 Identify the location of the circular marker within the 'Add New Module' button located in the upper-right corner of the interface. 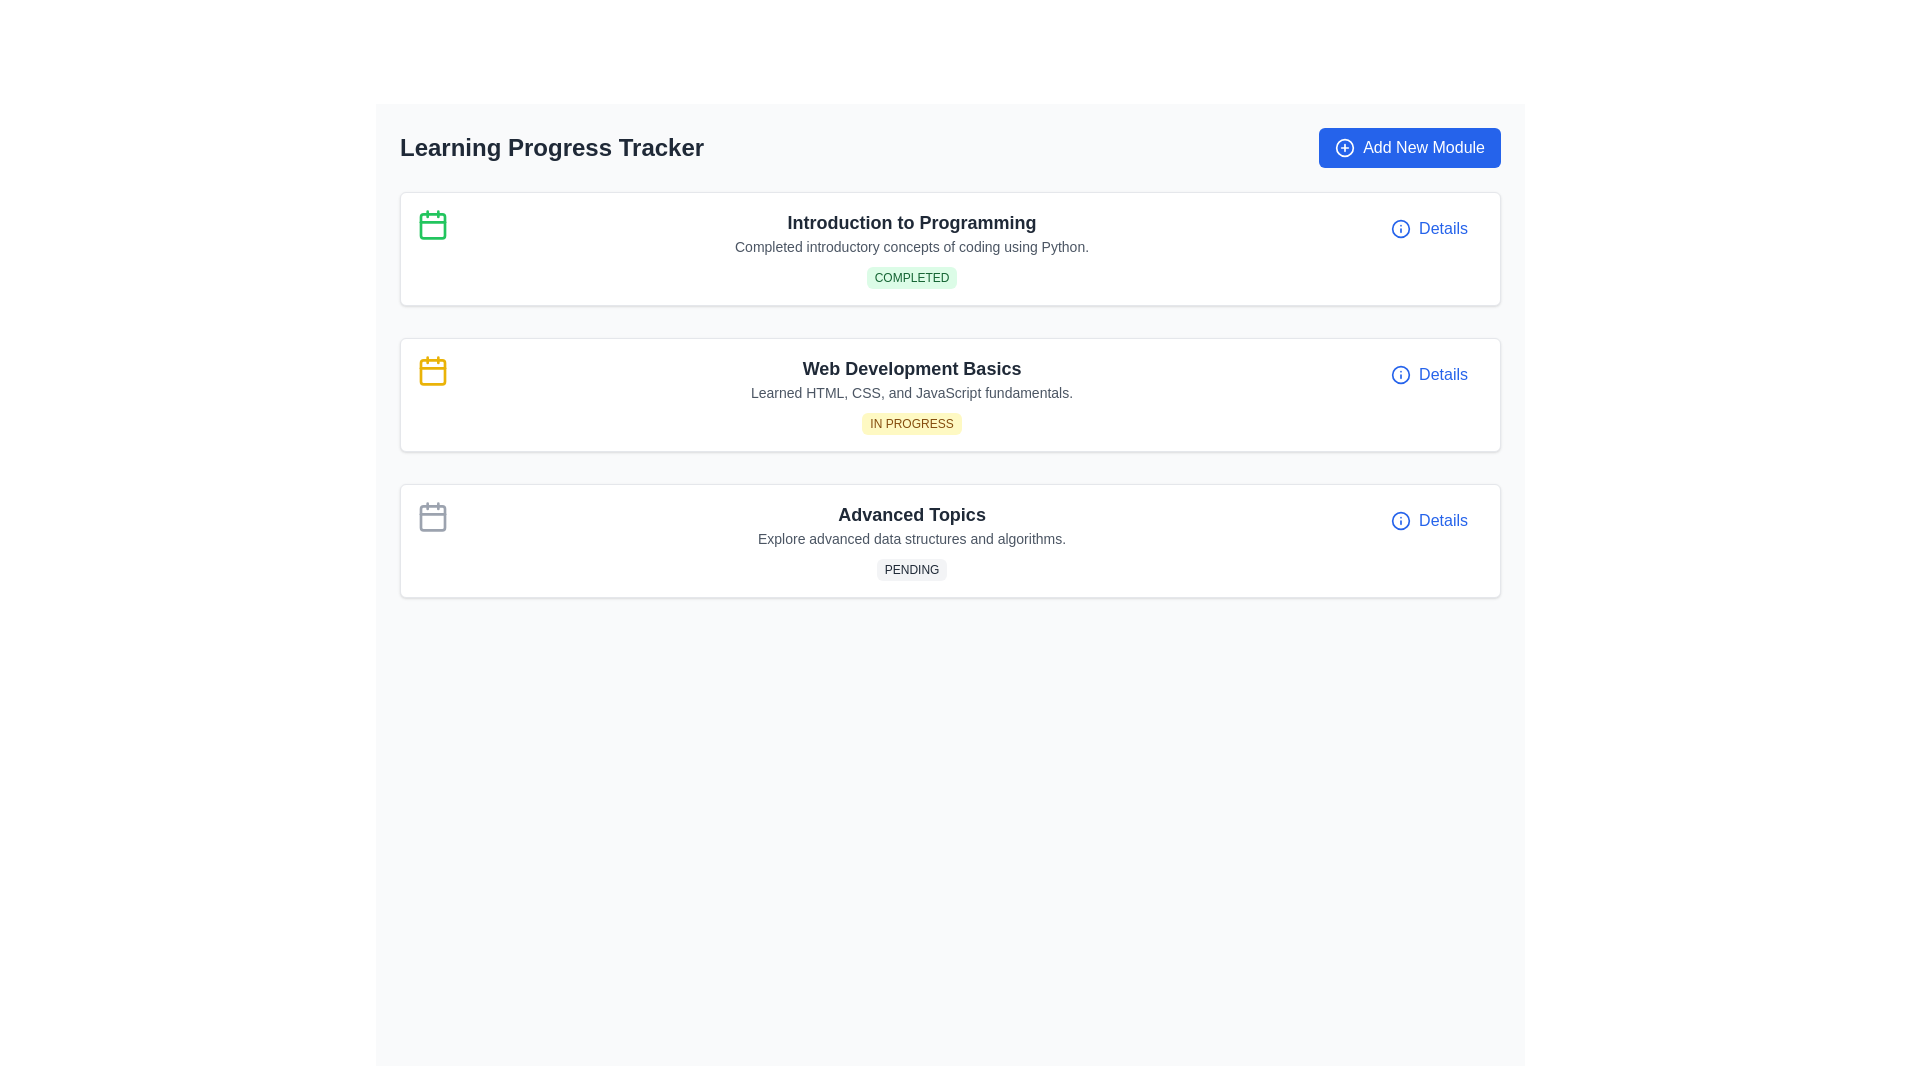
(1345, 146).